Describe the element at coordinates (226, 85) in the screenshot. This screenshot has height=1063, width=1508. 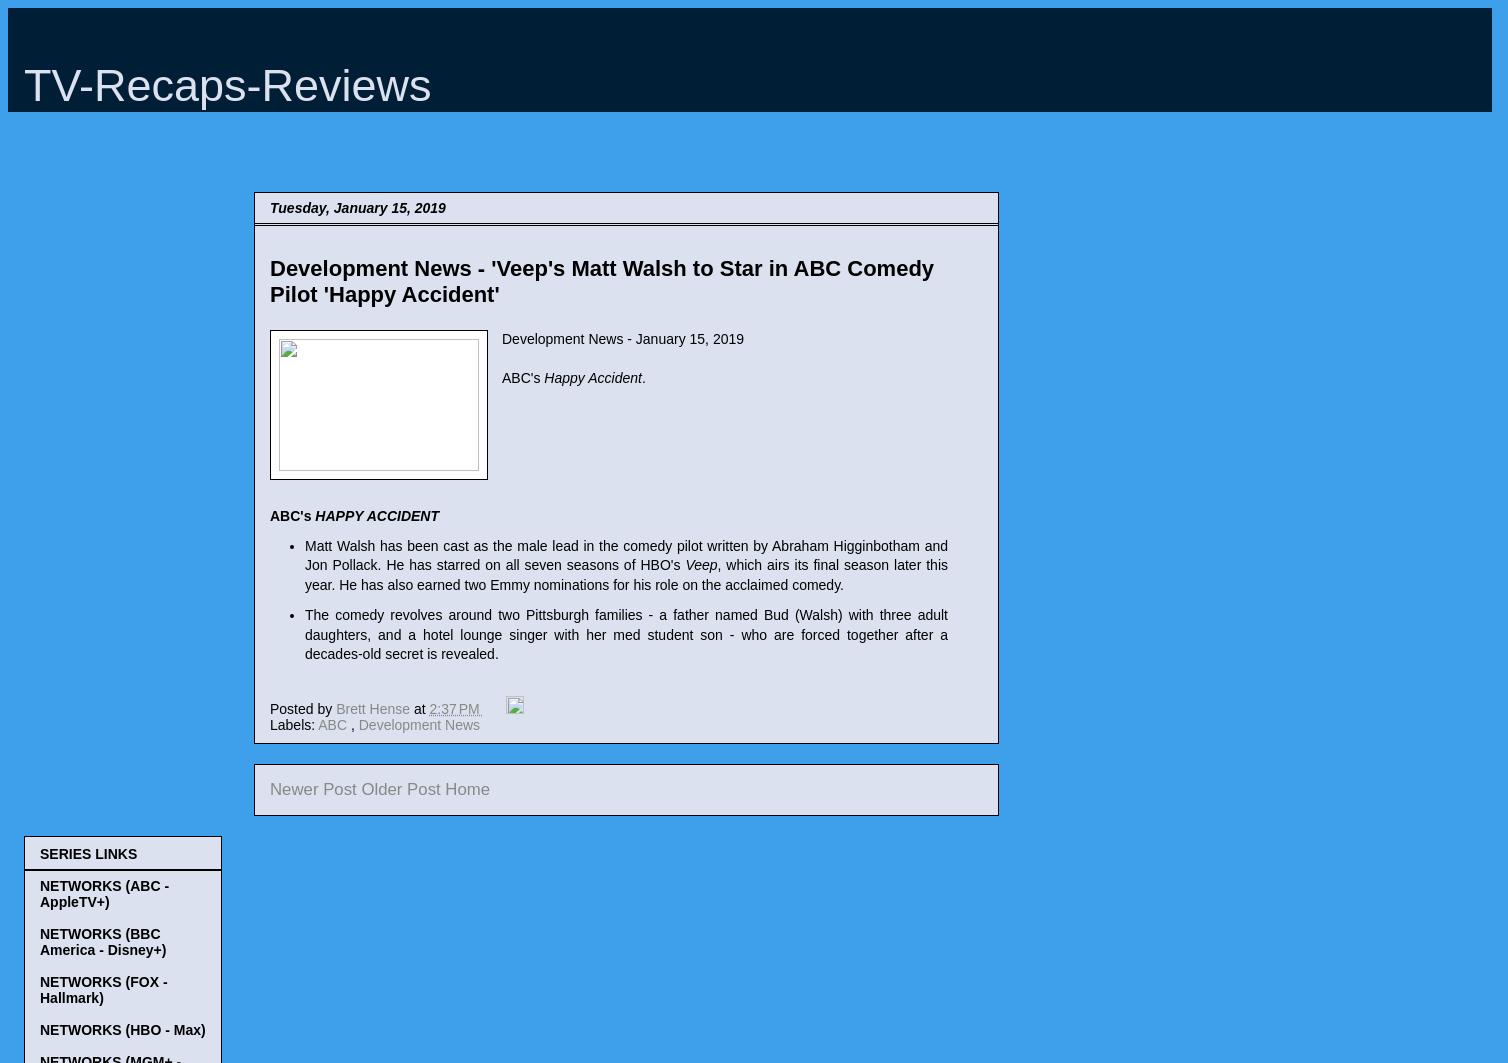
I see `'TV-Recaps-Reviews'` at that location.